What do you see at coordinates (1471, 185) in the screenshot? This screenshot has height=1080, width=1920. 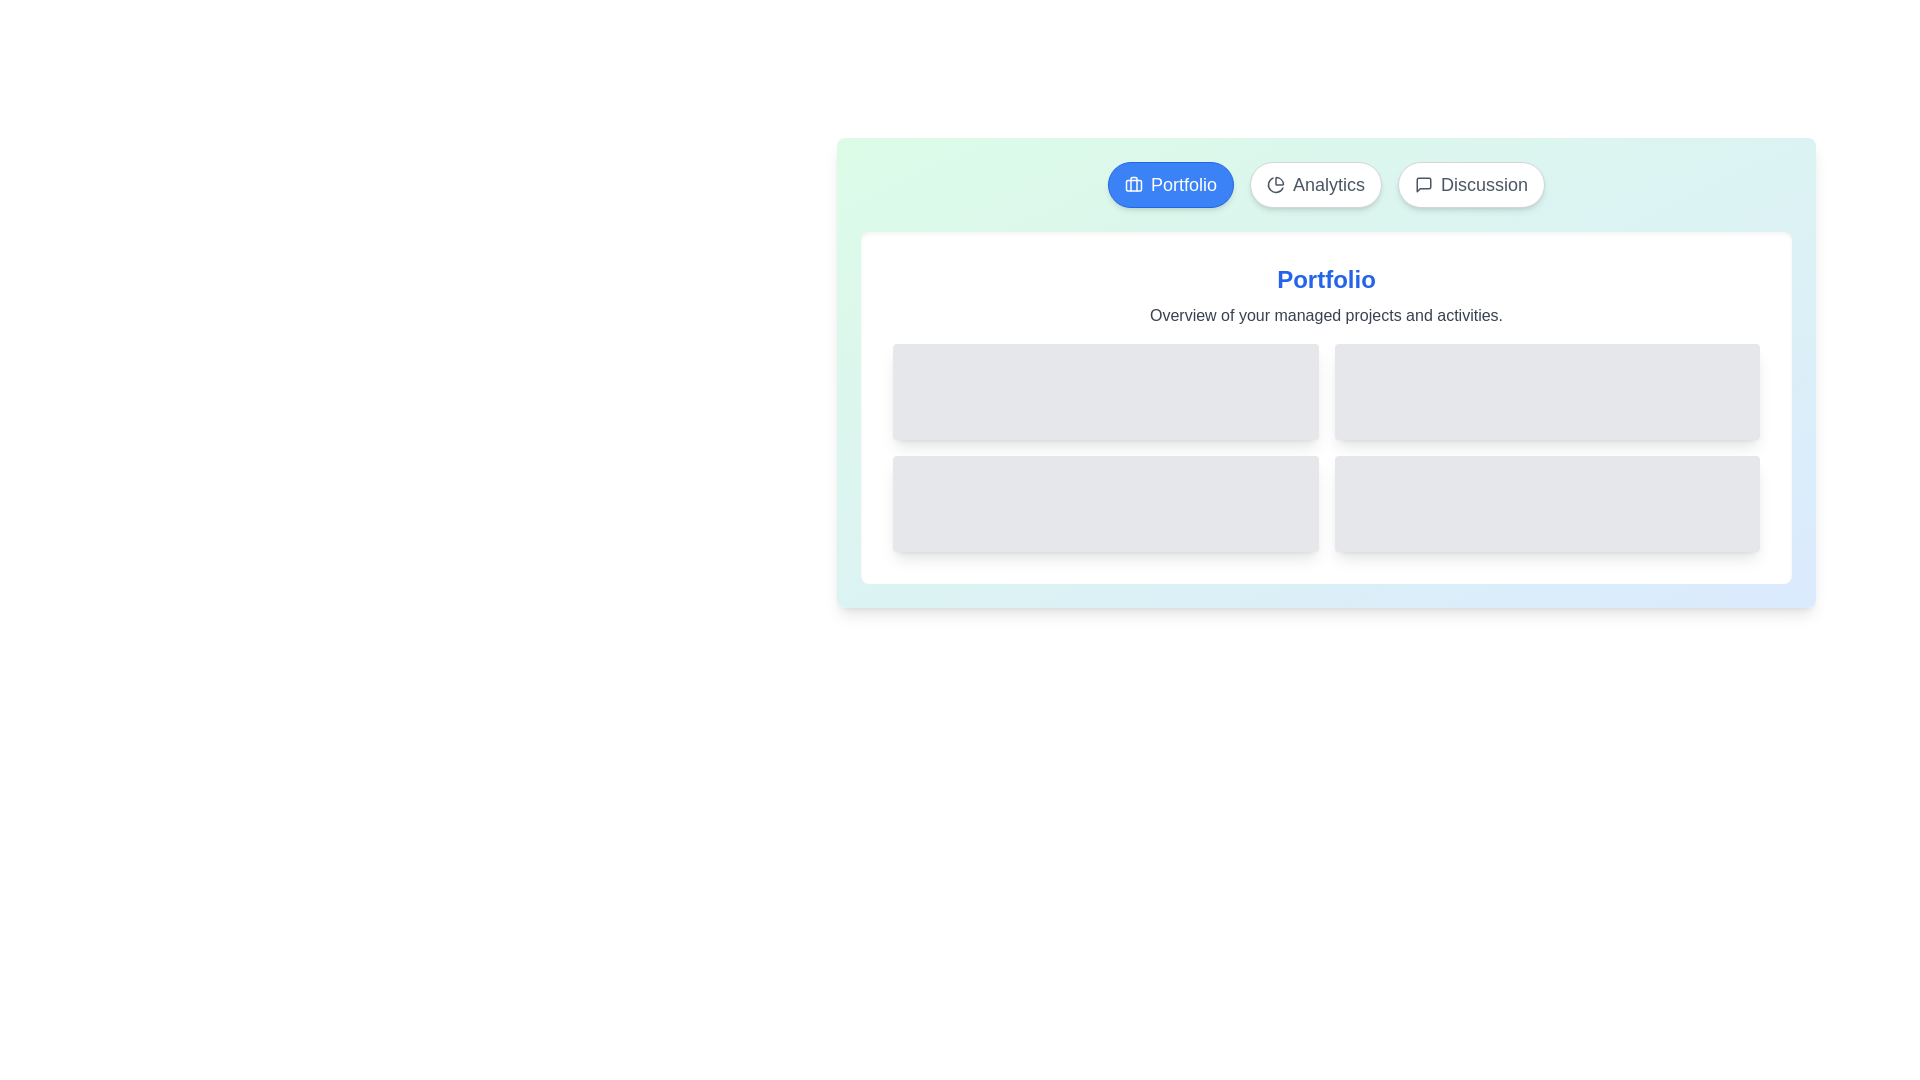 I see `the Discussion tab by clicking on its button` at bounding box center [1471, 185].